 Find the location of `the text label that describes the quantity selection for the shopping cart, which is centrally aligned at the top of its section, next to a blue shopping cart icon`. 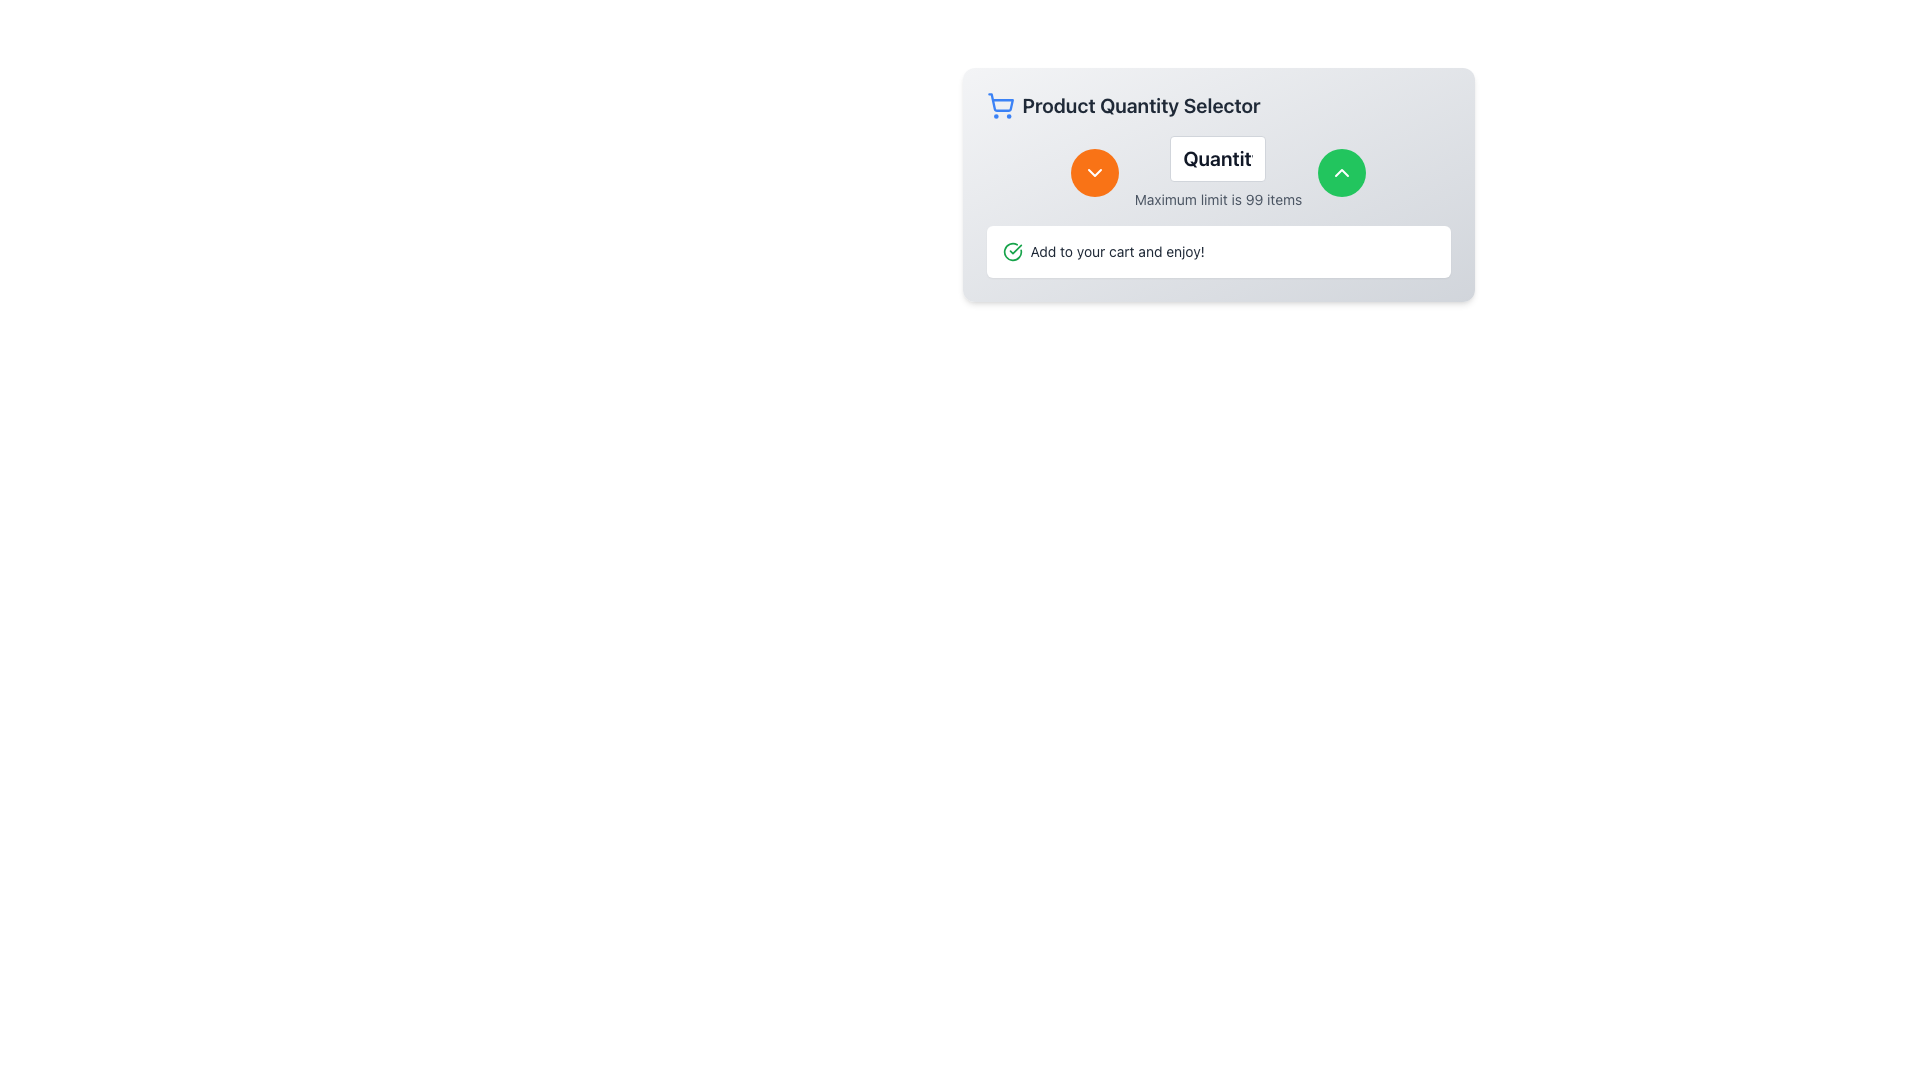

the text label that describes the quantity selection for the shopping cart, which is centrally aligned at the top of its section, next to a blue shopping cart icon is located at coordinates (1141, 105).